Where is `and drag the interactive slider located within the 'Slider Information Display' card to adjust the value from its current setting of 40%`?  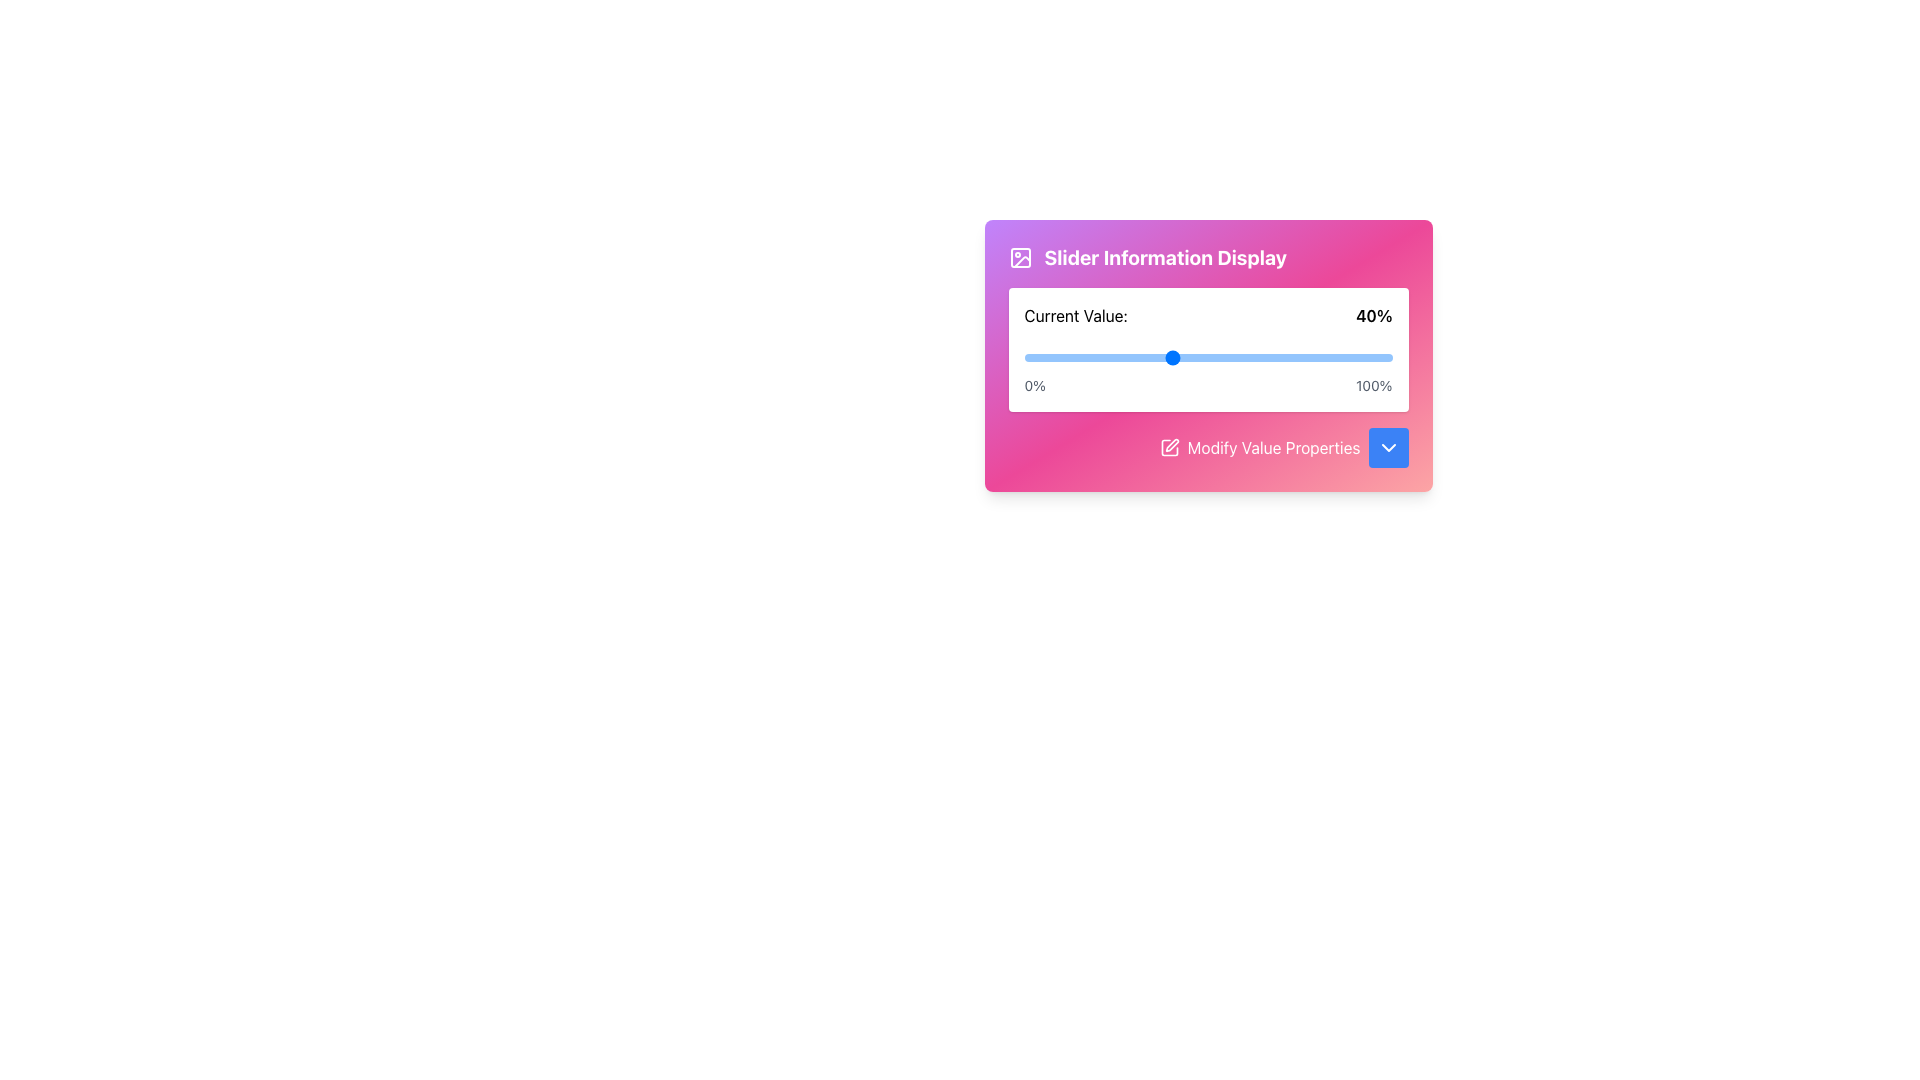 and drag the interactive slider located within the 'Slider Information Display' card to adjust the value from its current setting of 40% is located at coordinates (1207, 349).